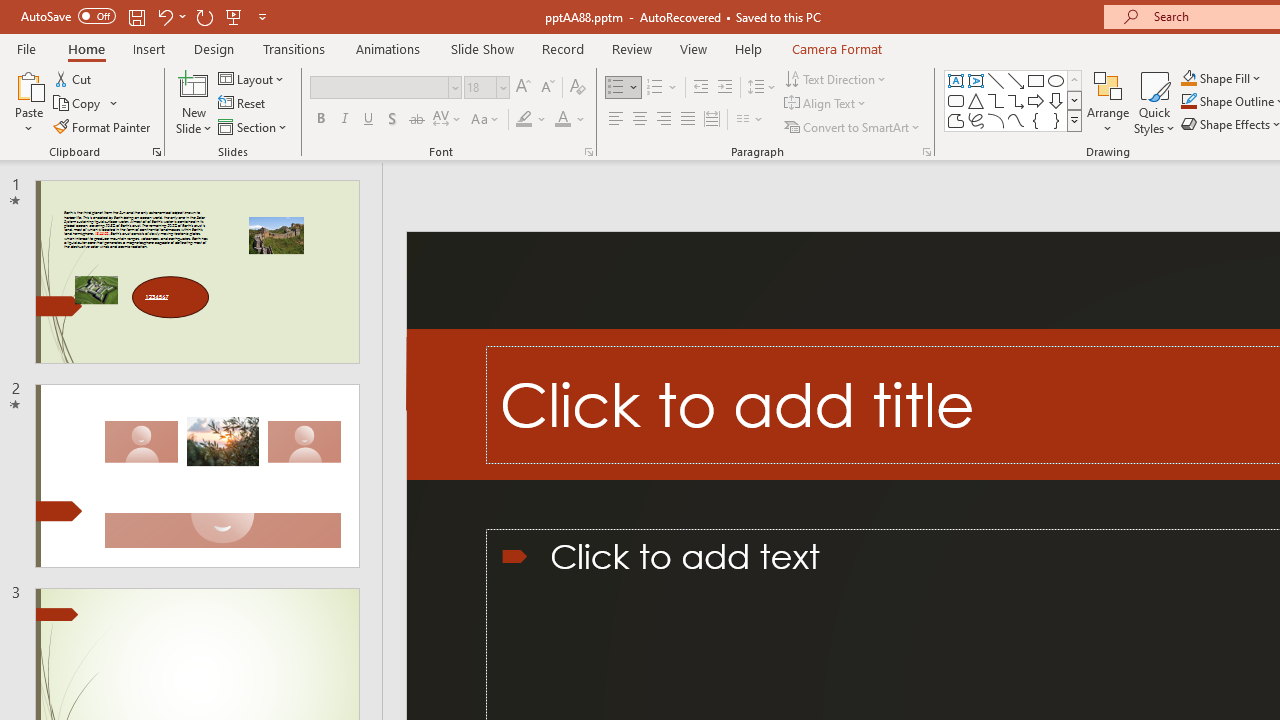 The image size is (1280, 720). I want to click on 'Rectangle: Rounded Corners', so click(955, 100).